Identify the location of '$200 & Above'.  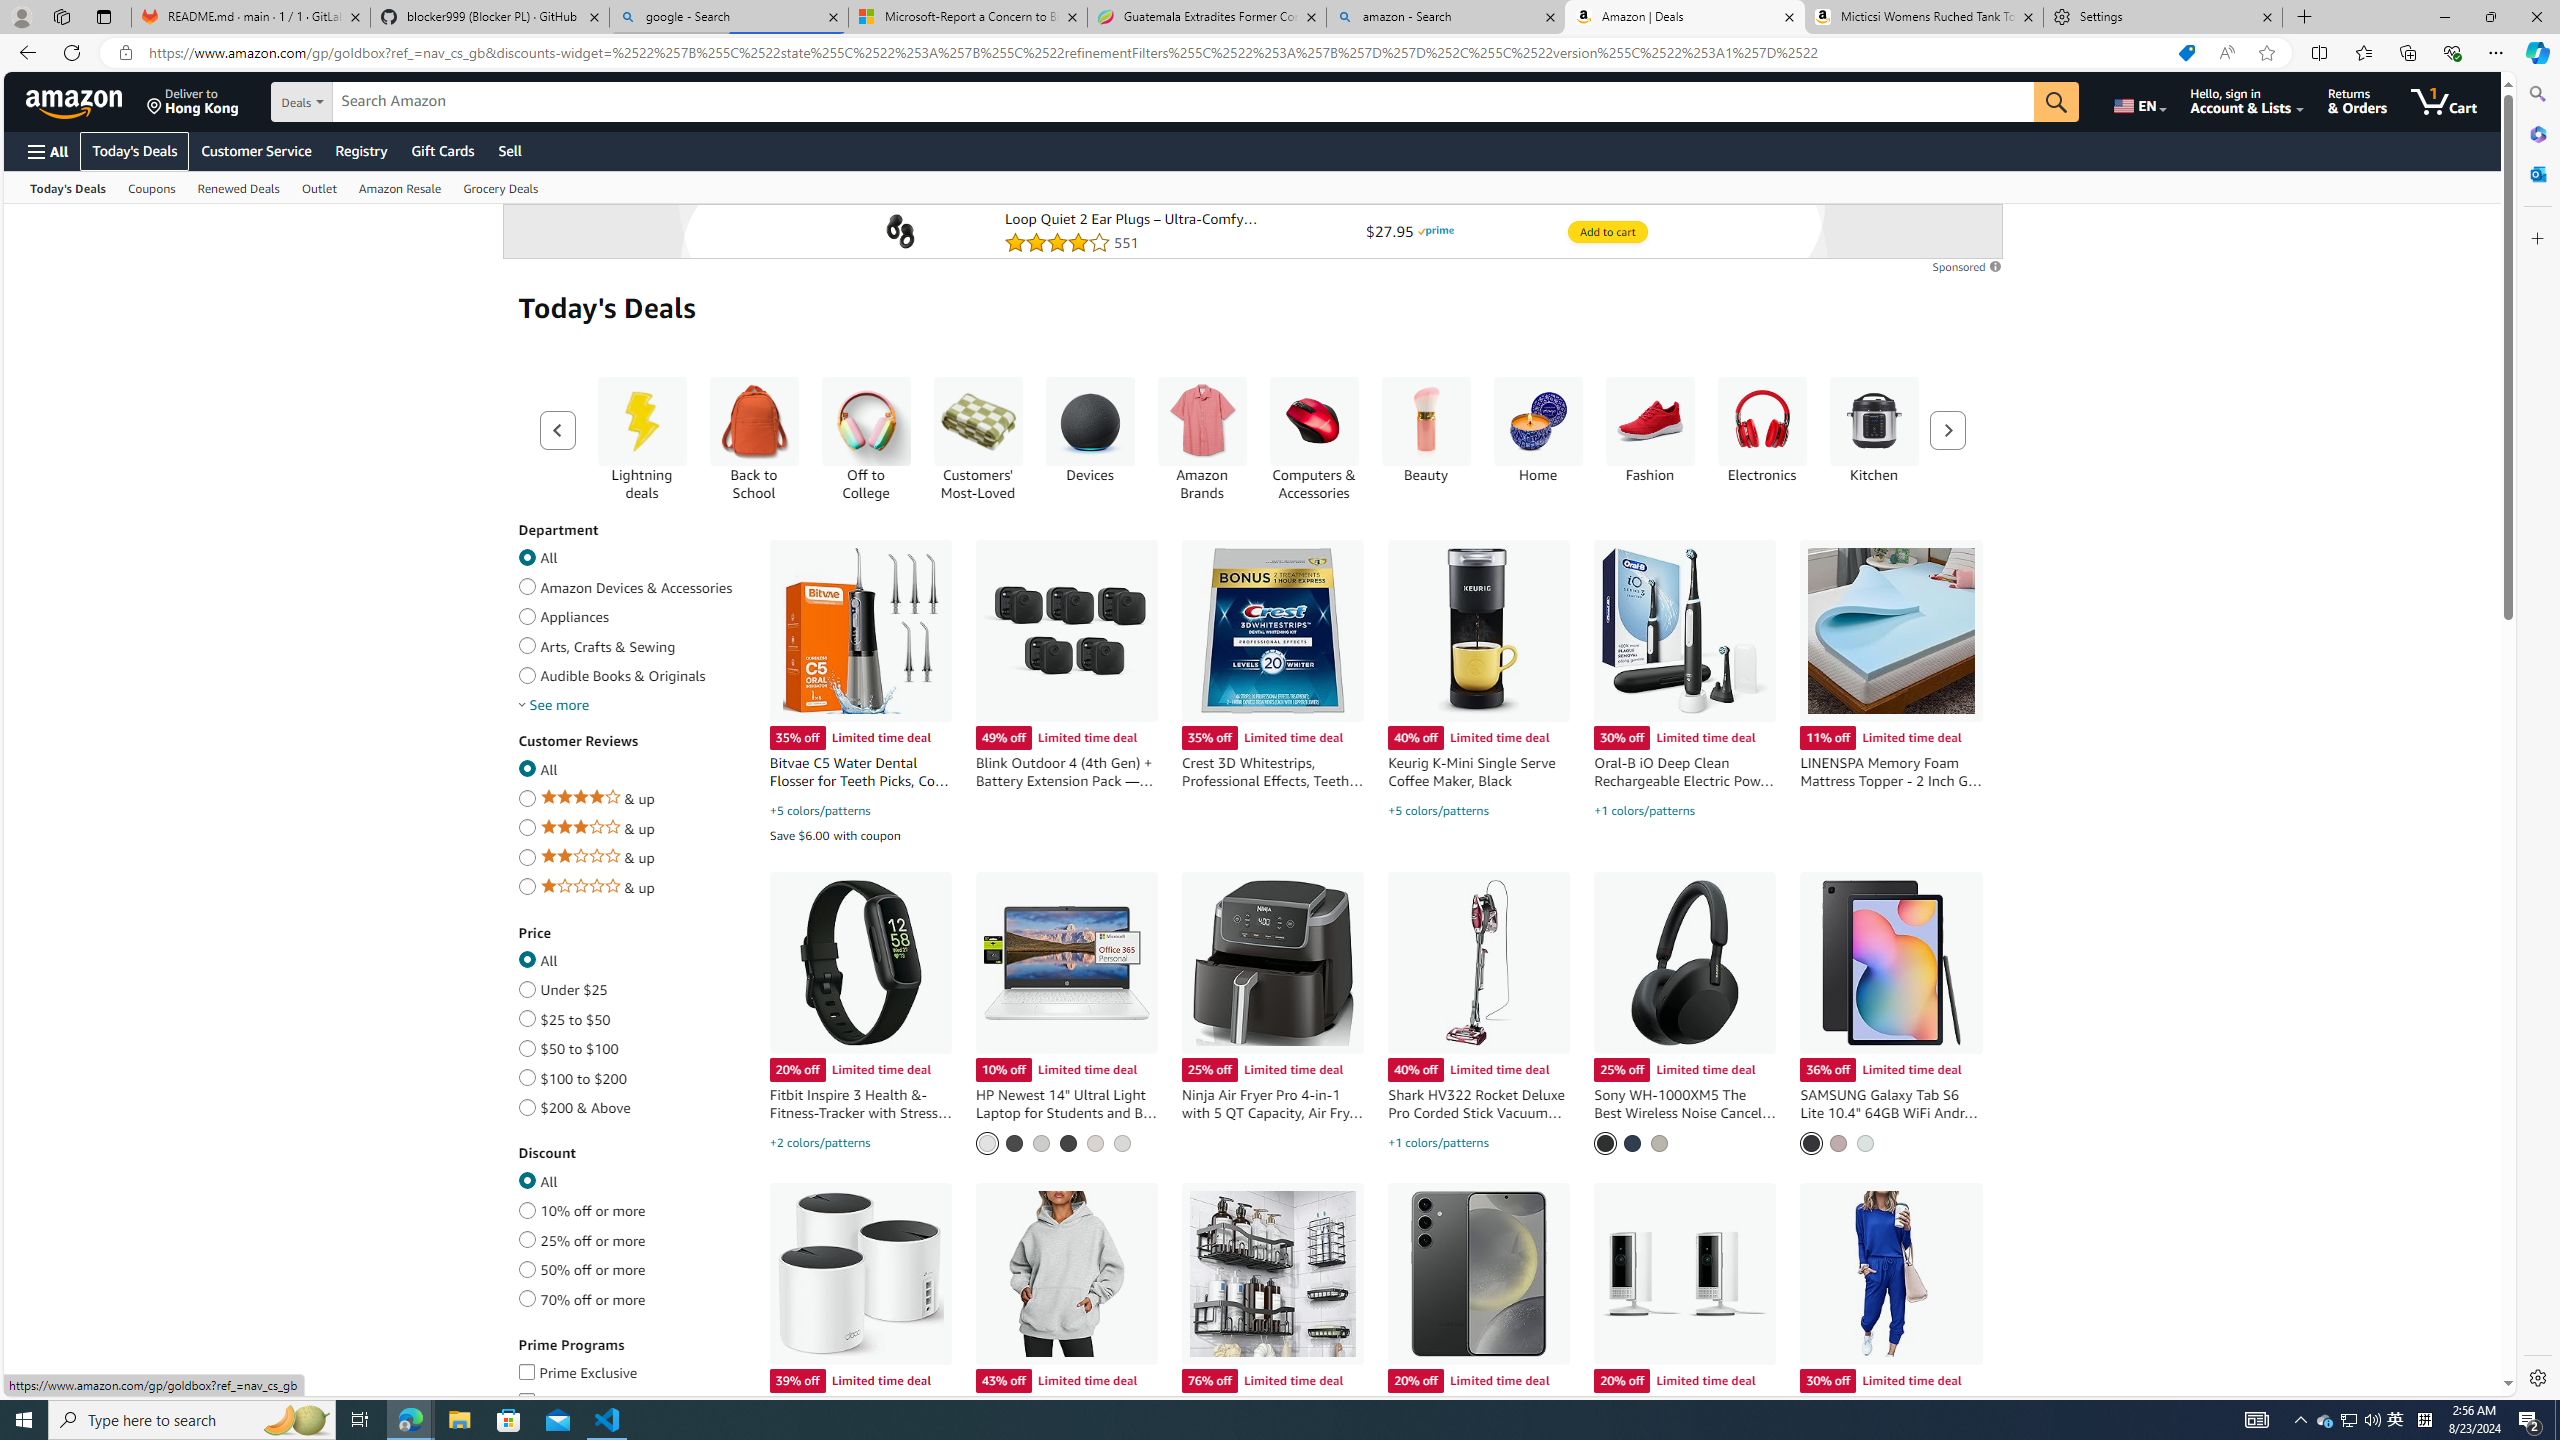
(525, 1102).